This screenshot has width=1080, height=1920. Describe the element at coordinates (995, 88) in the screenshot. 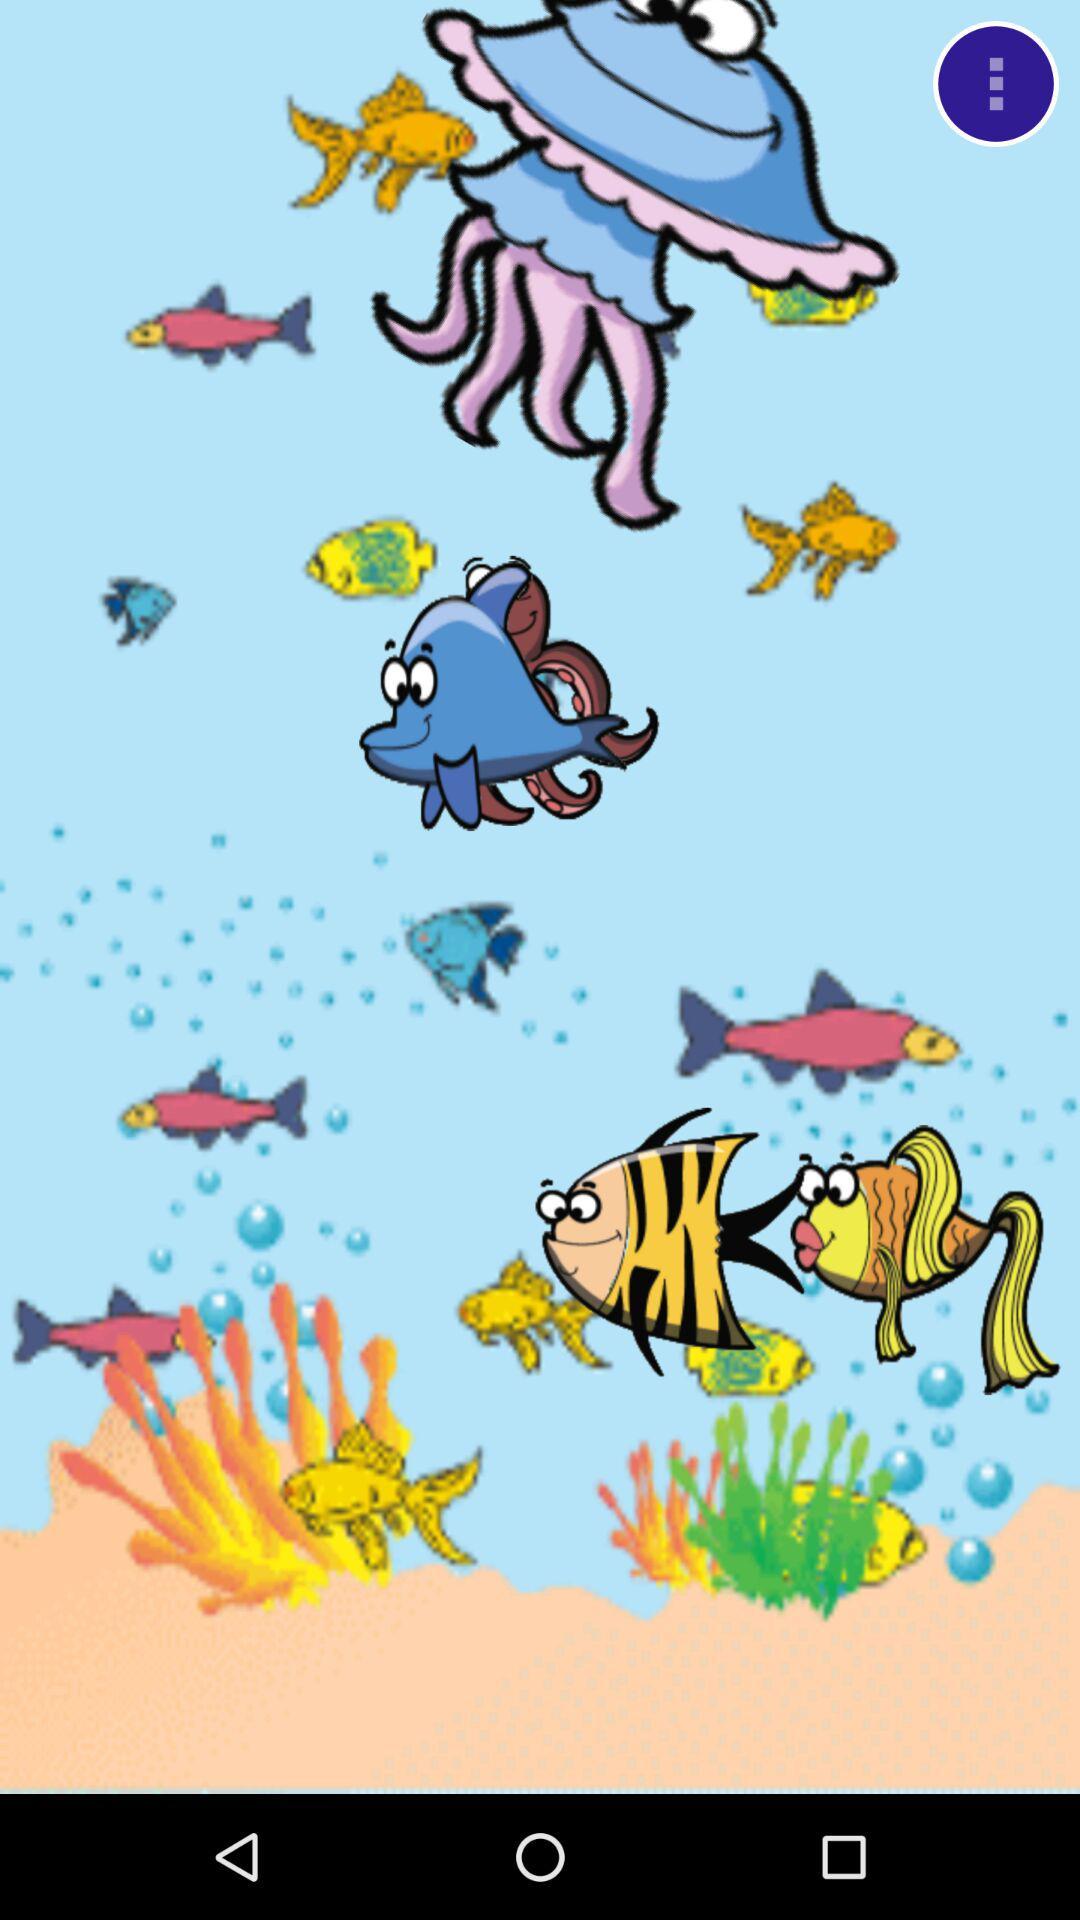

I see `the more icon` at that location.